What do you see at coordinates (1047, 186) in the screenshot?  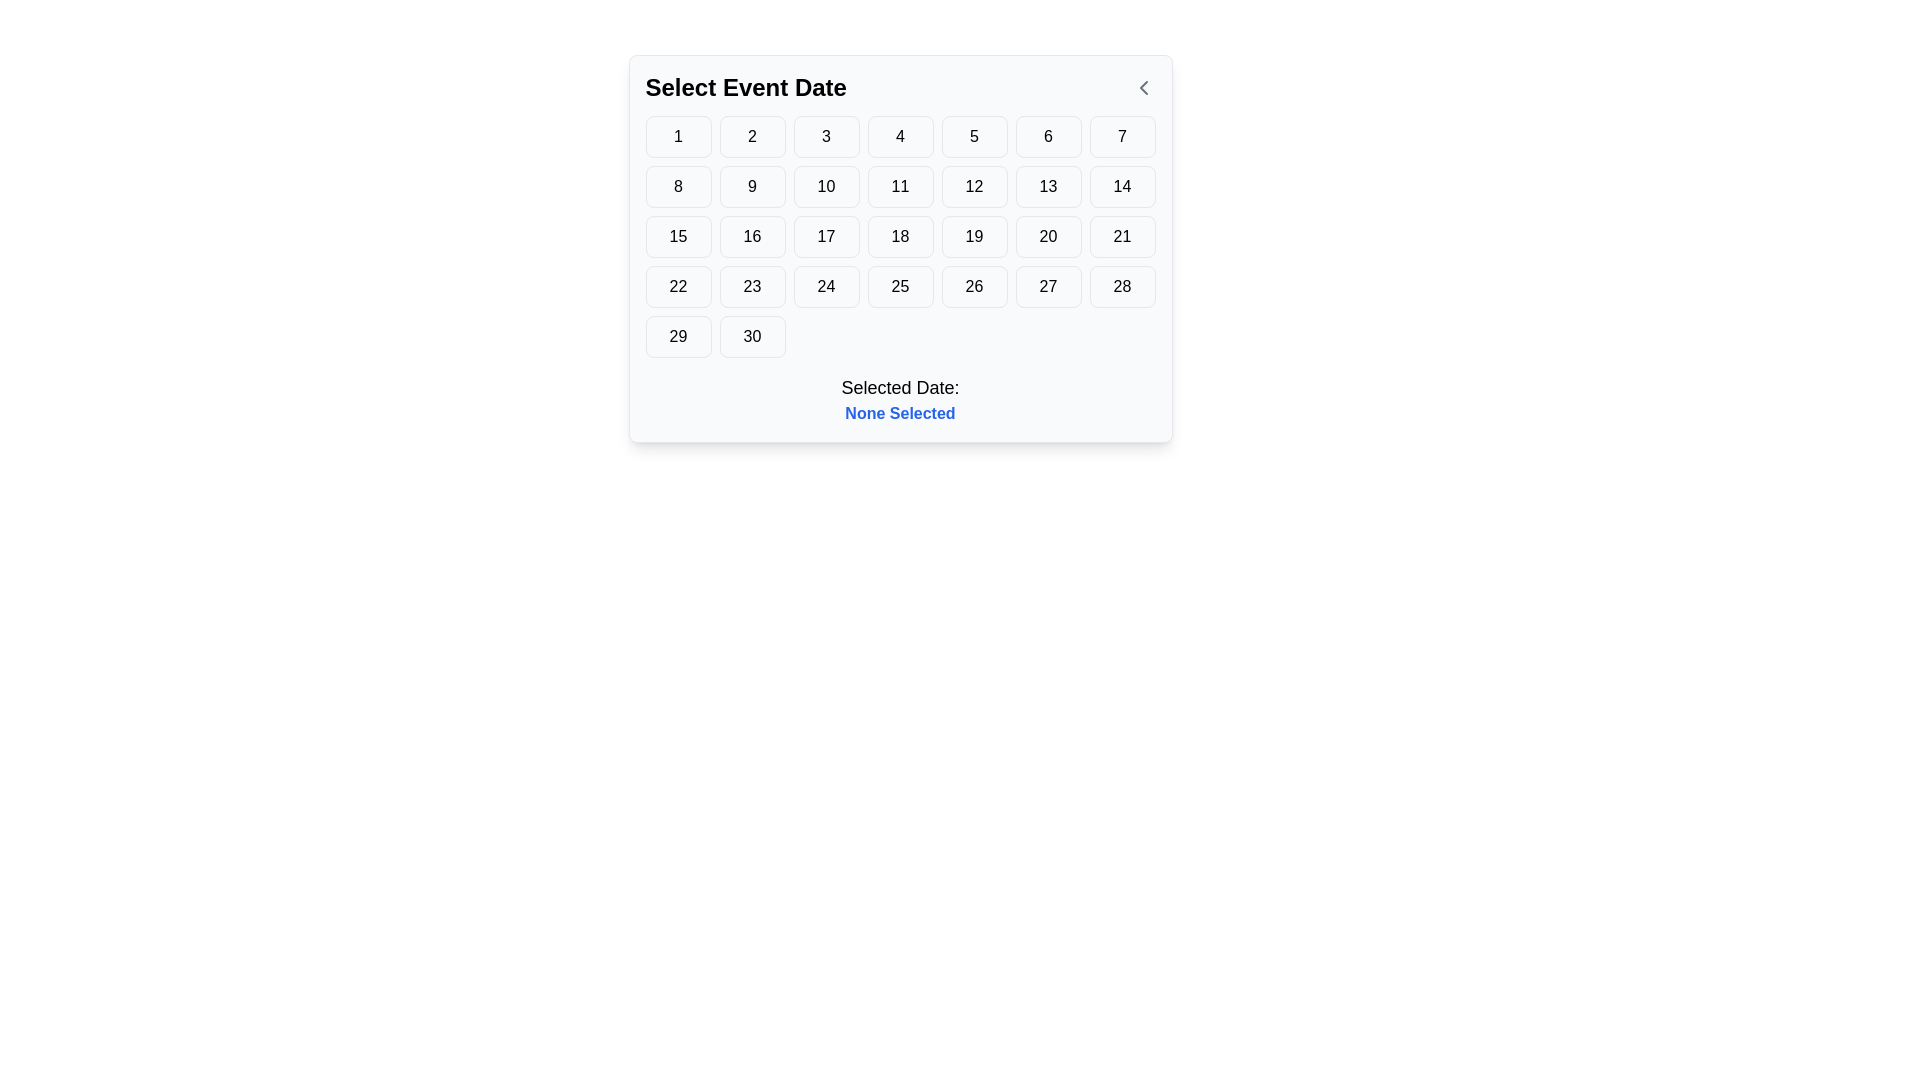 I see `the button displaying the number '13' to activate keyboard navigation` at bounding box center [1047, 186].